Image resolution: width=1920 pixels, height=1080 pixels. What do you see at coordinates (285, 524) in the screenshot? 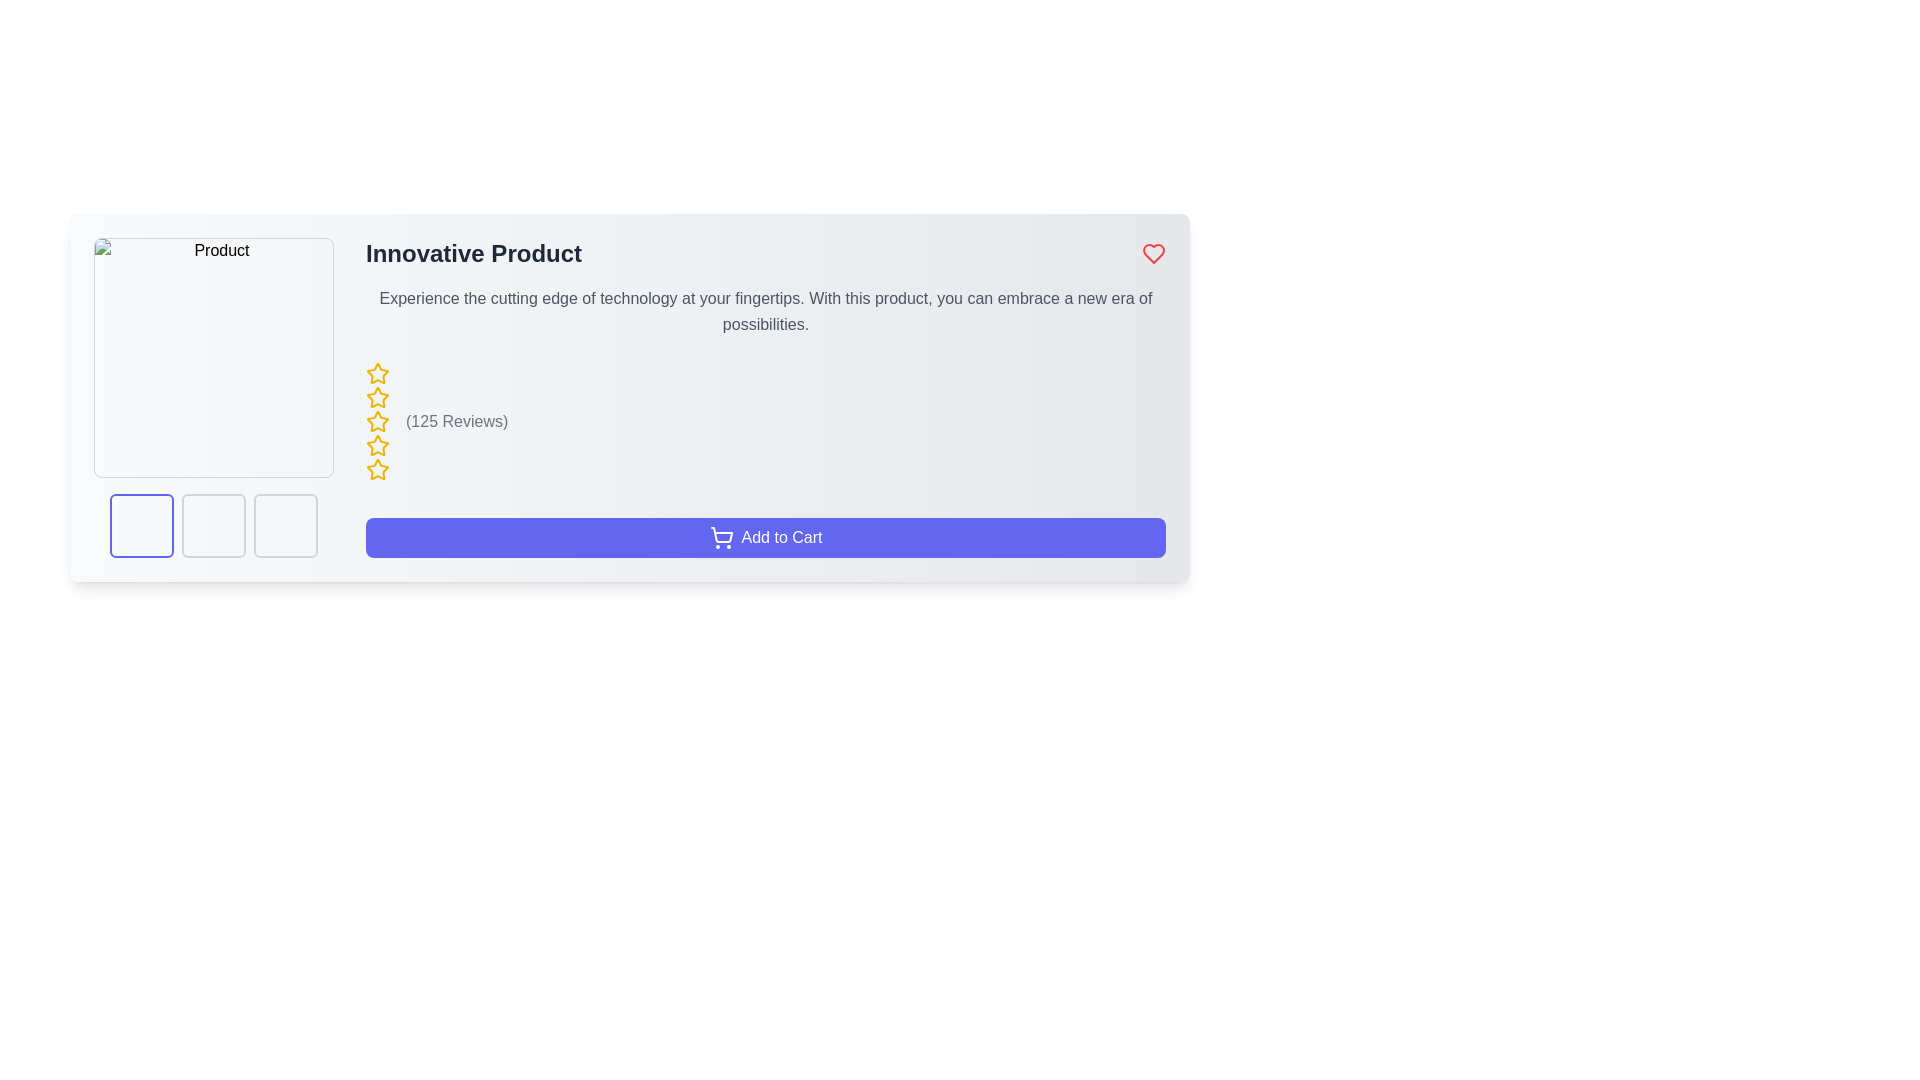
I see `the rightmost clickable square box, which is part of a group of three horizontally arranged square boxes` at bounding box center [285, 524].